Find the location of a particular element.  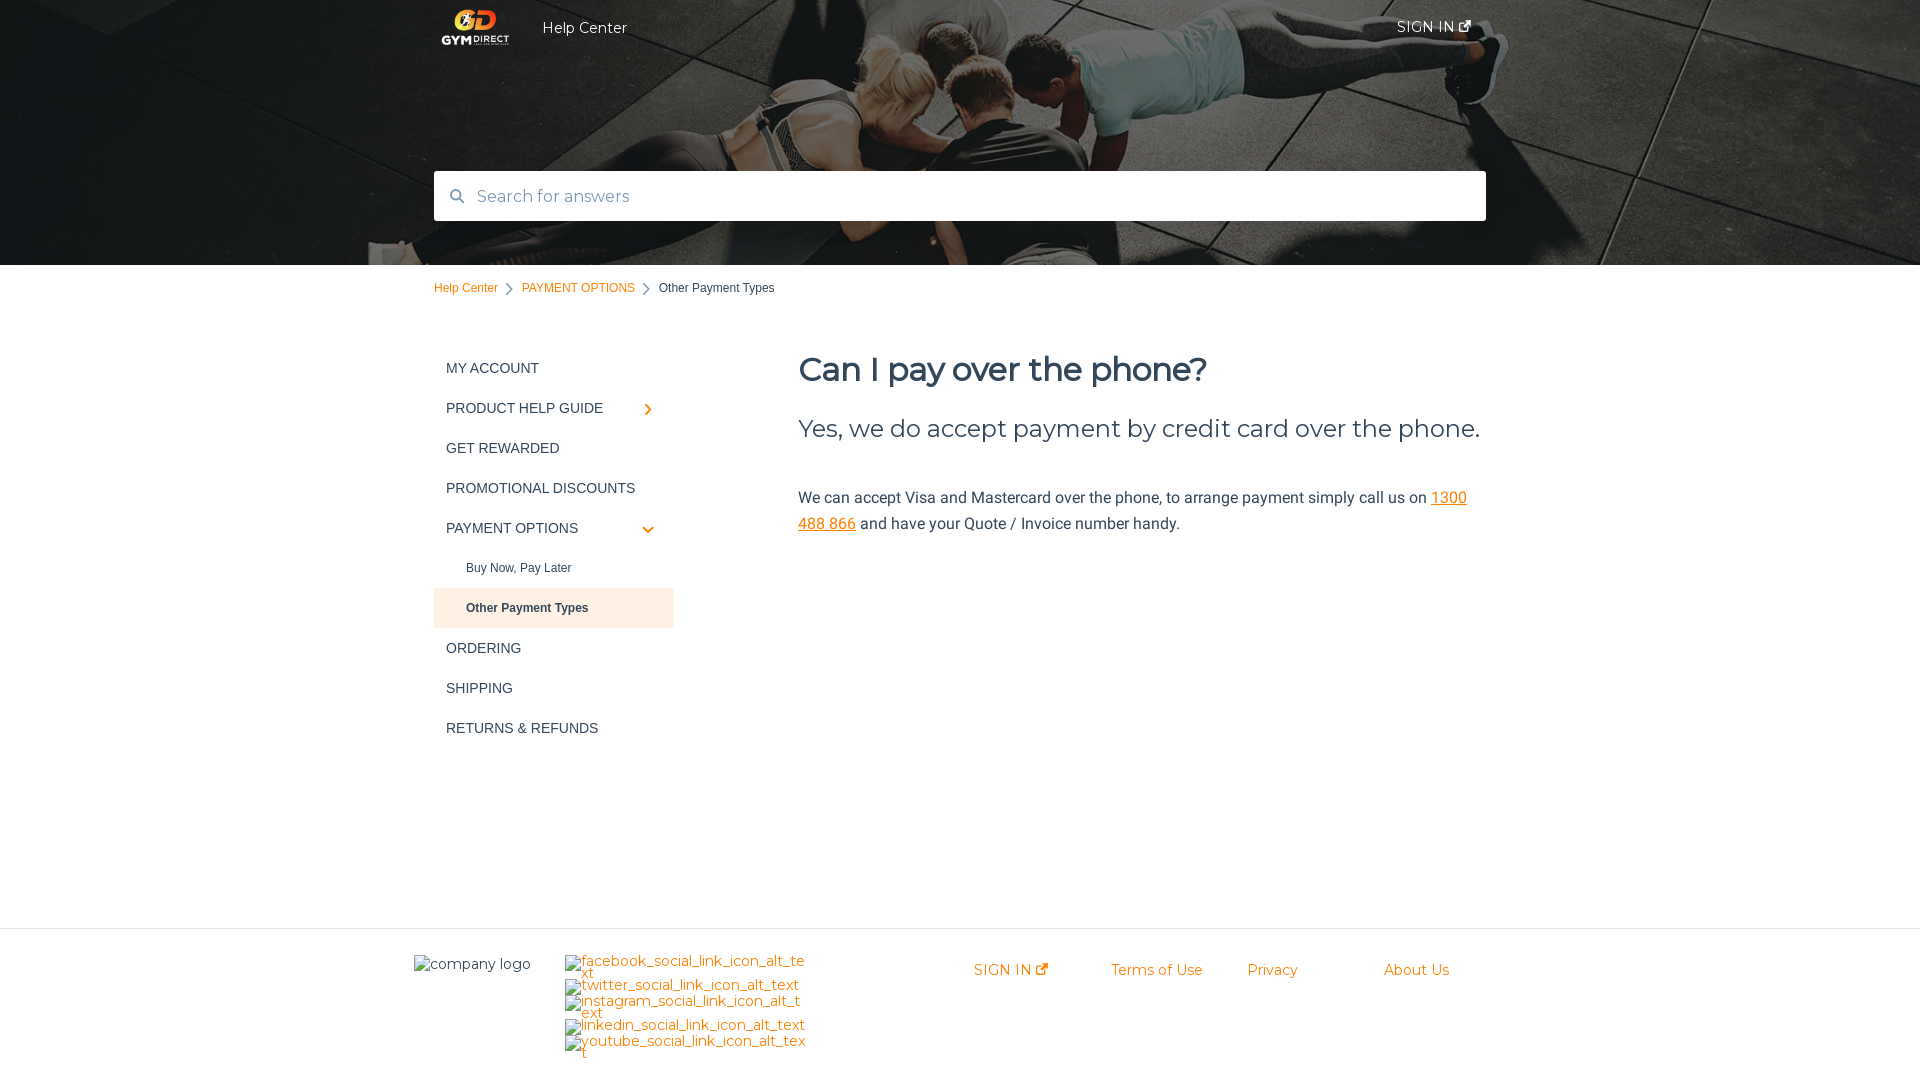

'Buy Now, Pay Later' is located at coordinates (553, 567).